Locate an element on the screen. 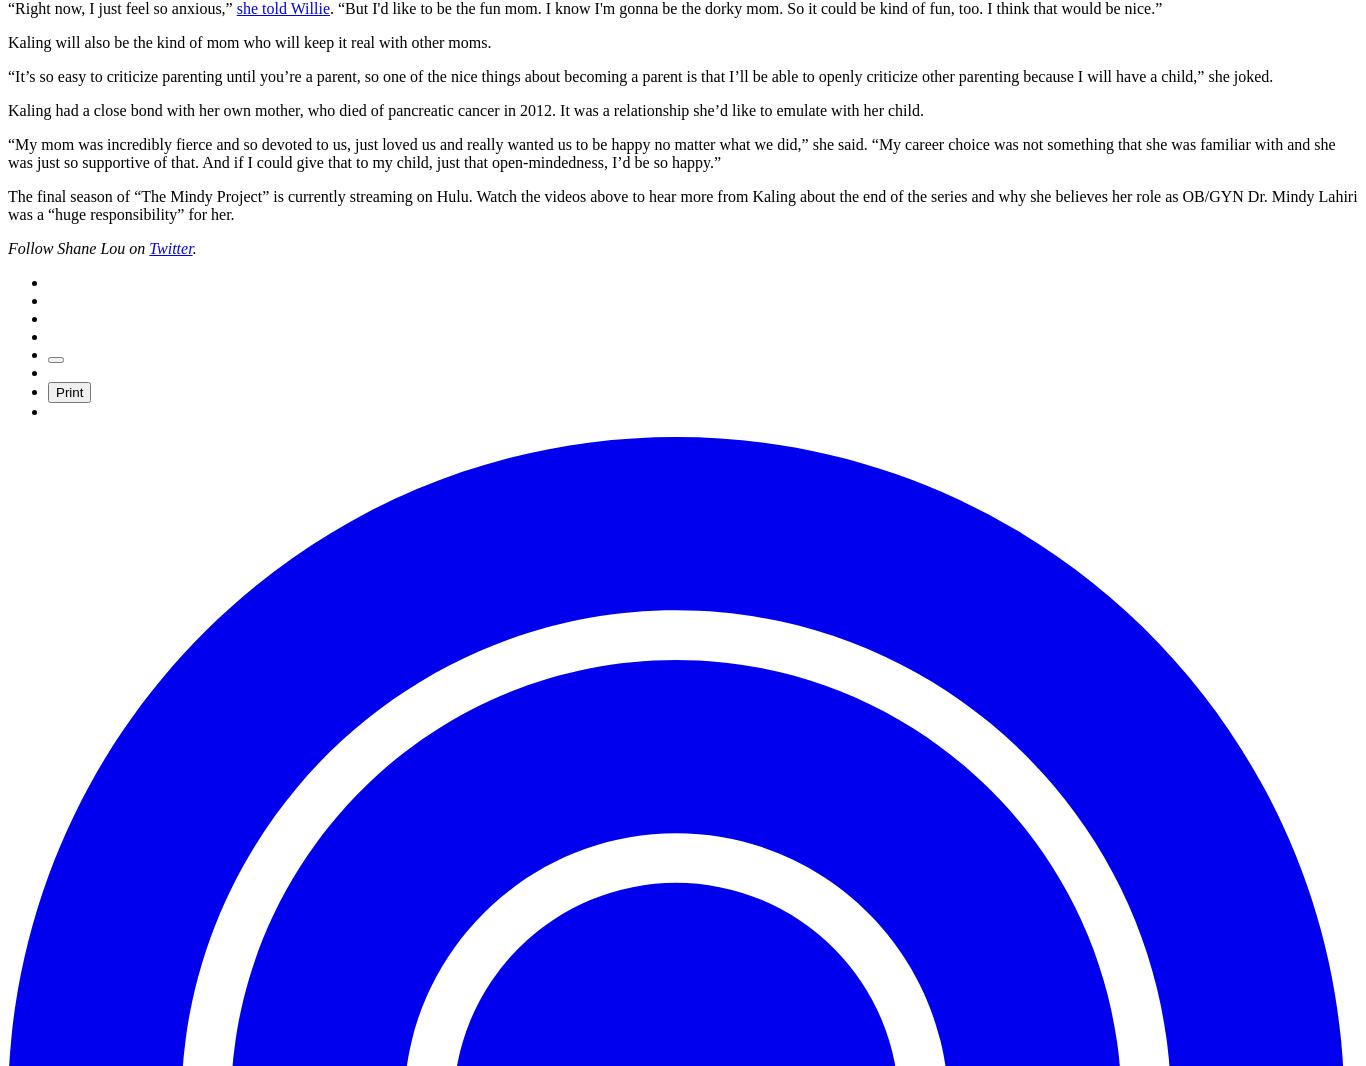  '“Right now, I just feel so anxious,”' is located at coordinates (120, 7).